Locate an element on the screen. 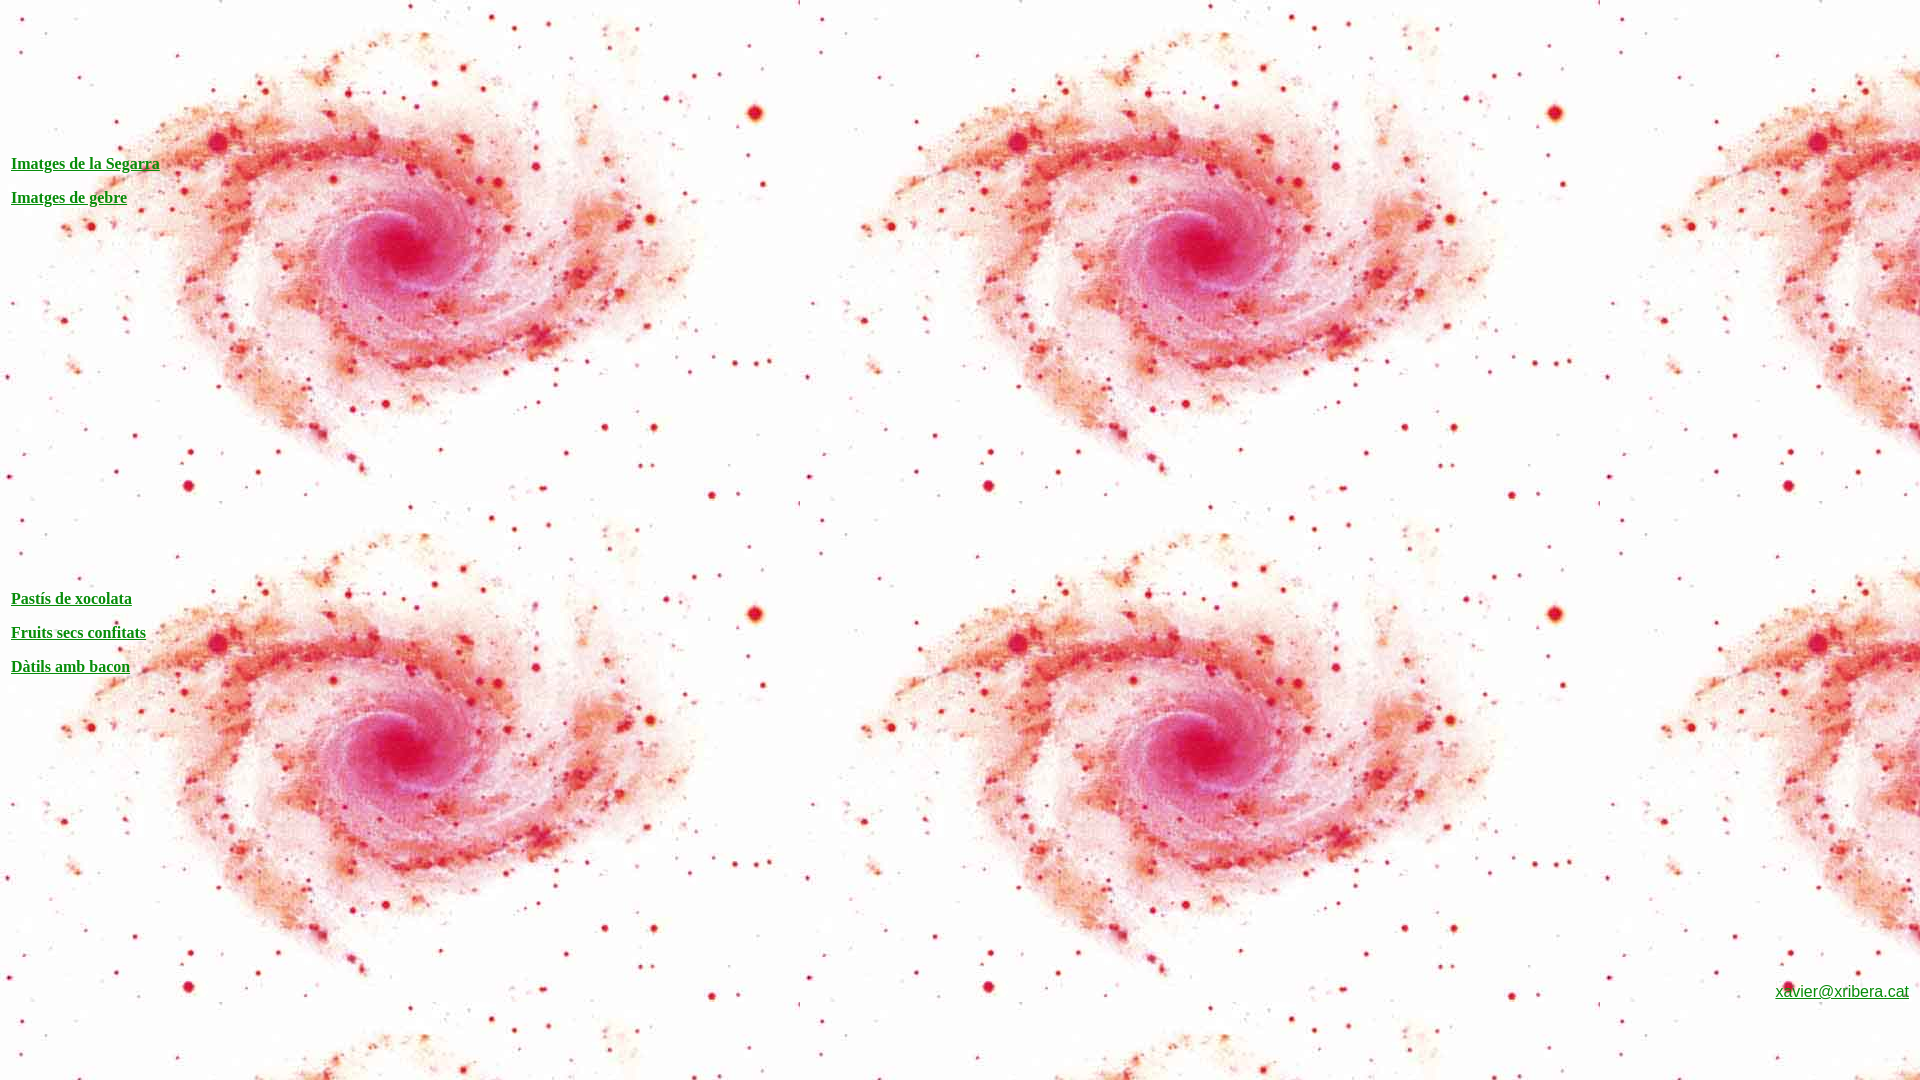 This screenshot has width=1920, height=1080. 'Imatges de la Segarra' is located at coordinates (84, 162).